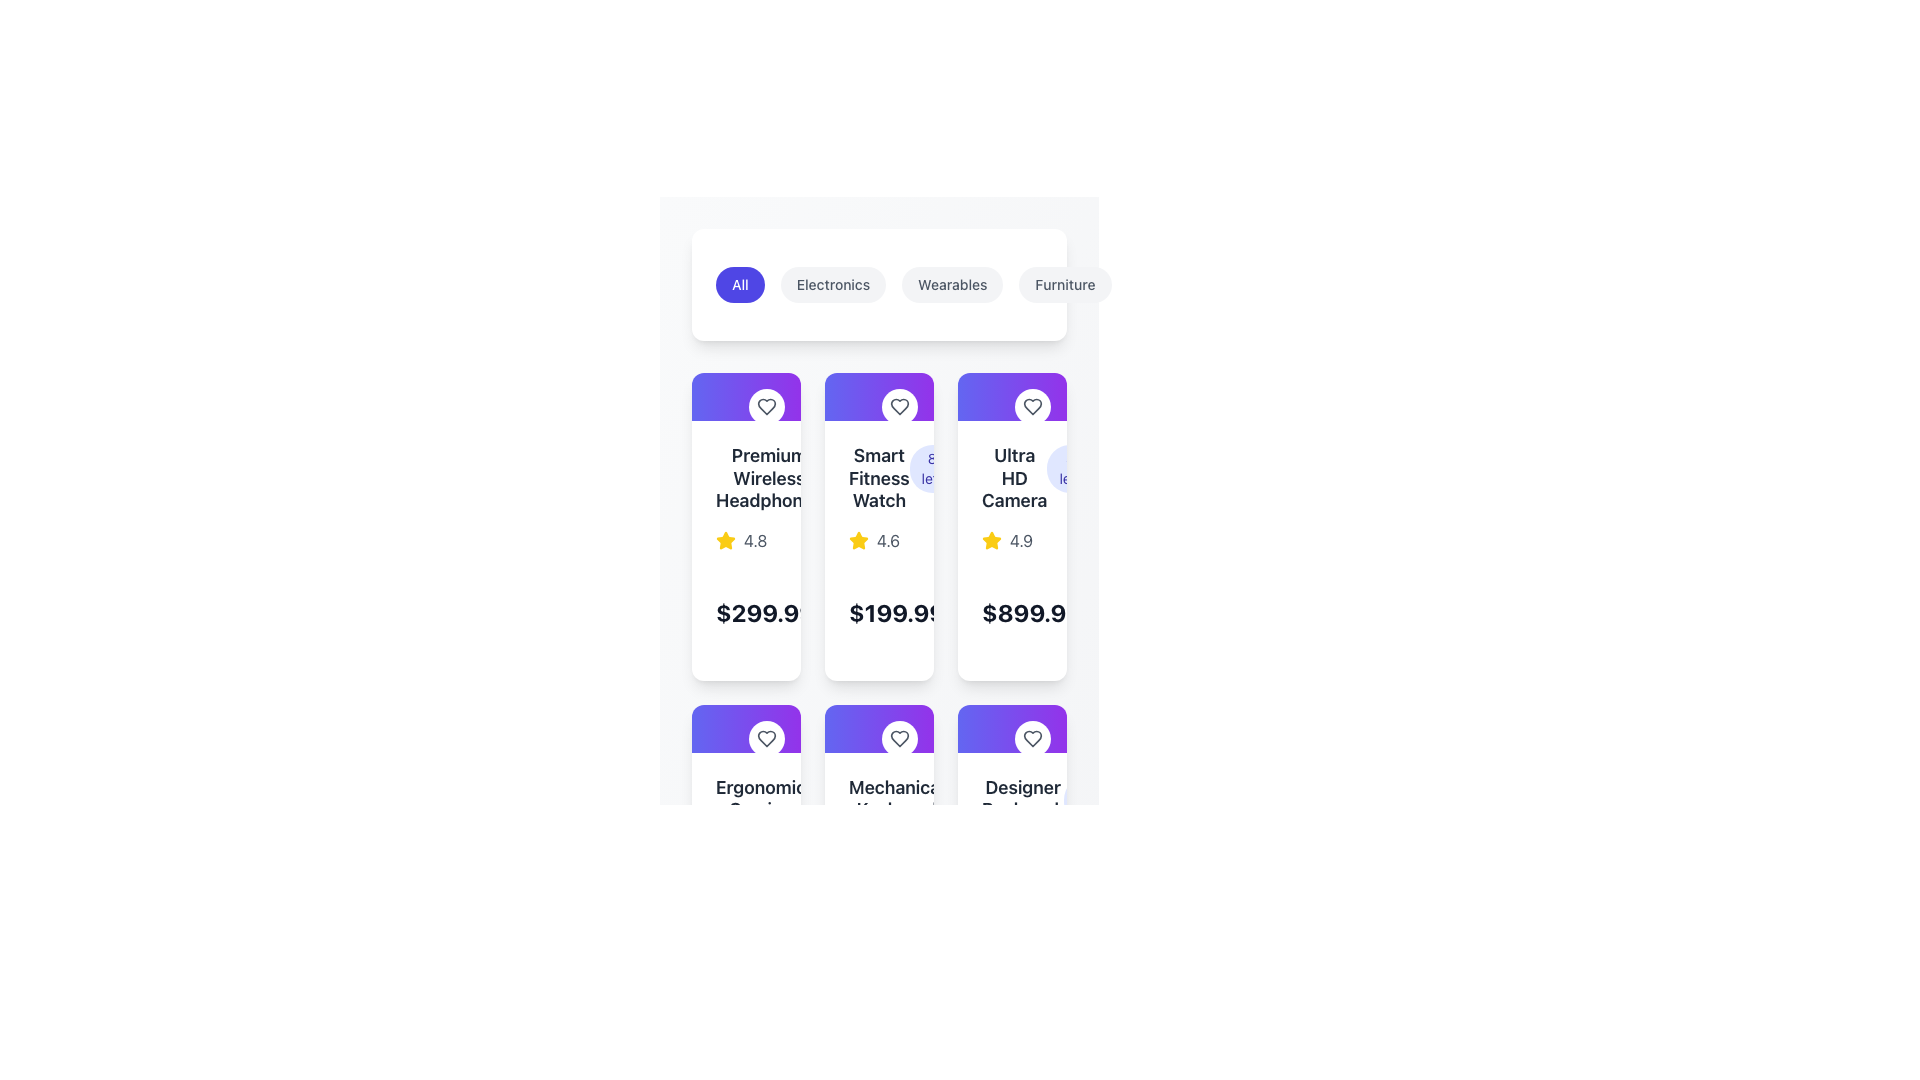  I want to click on rating information displayed by the yellow star icon and the number '4.9' in gray text, located within the 'Ultra HD Camera' product card, so click(1012, 540).